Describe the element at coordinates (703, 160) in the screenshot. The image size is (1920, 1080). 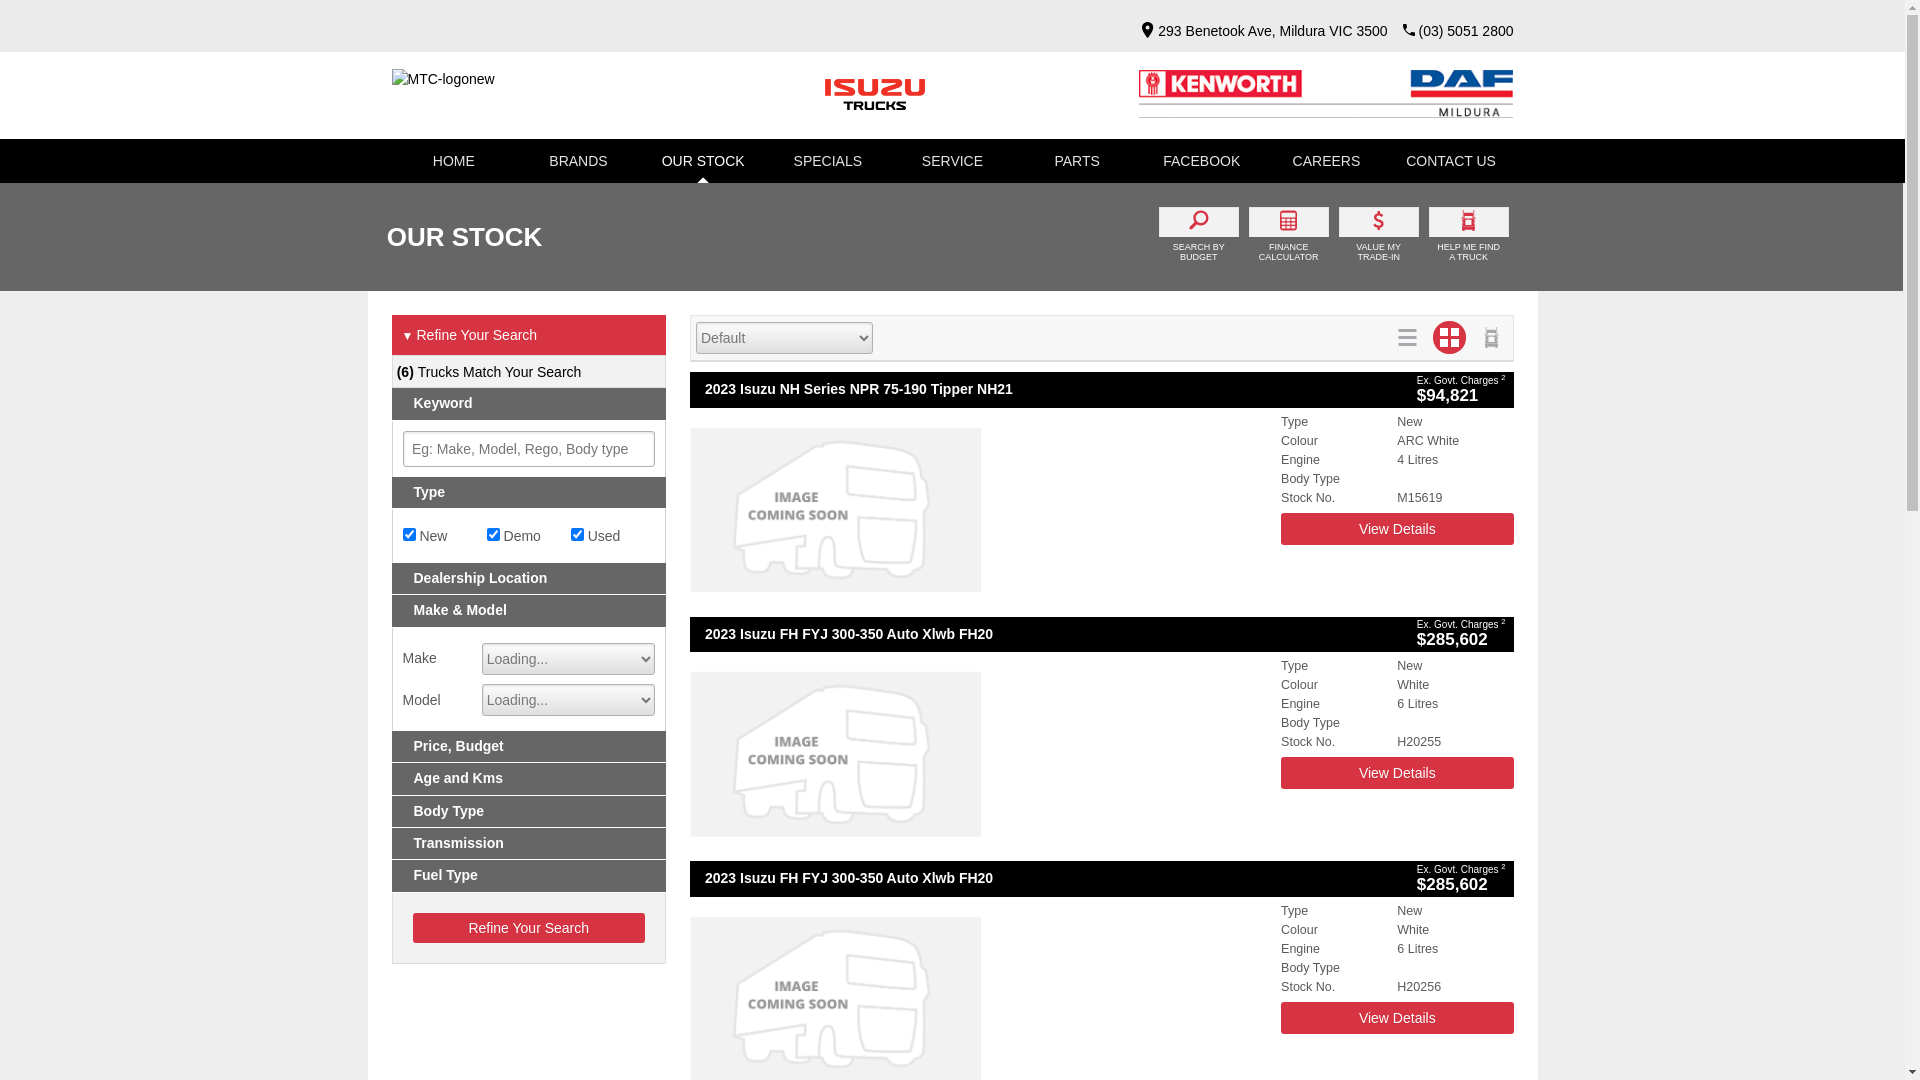
I see `'OUR STOCK'` at that location.